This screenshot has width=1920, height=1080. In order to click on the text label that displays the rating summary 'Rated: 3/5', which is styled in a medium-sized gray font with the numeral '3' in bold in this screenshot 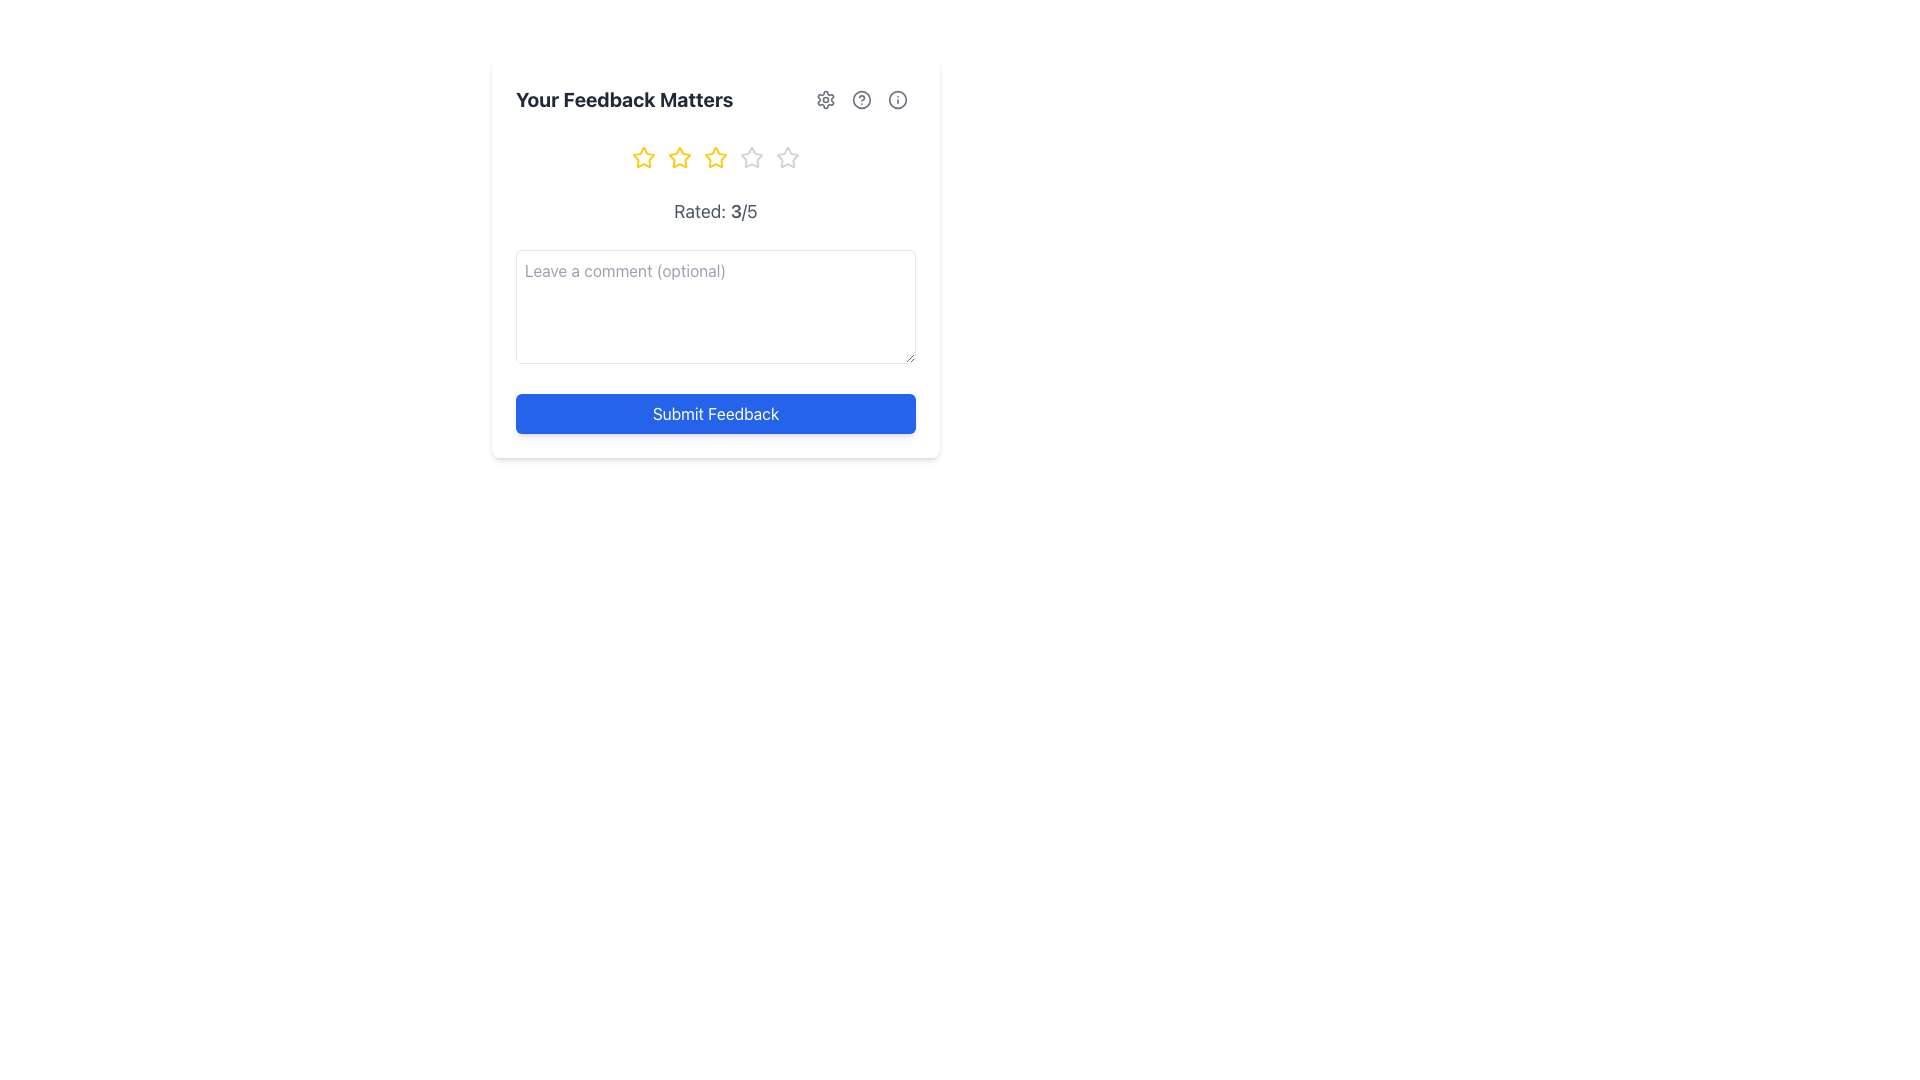, I will do `click(715, 212)`.